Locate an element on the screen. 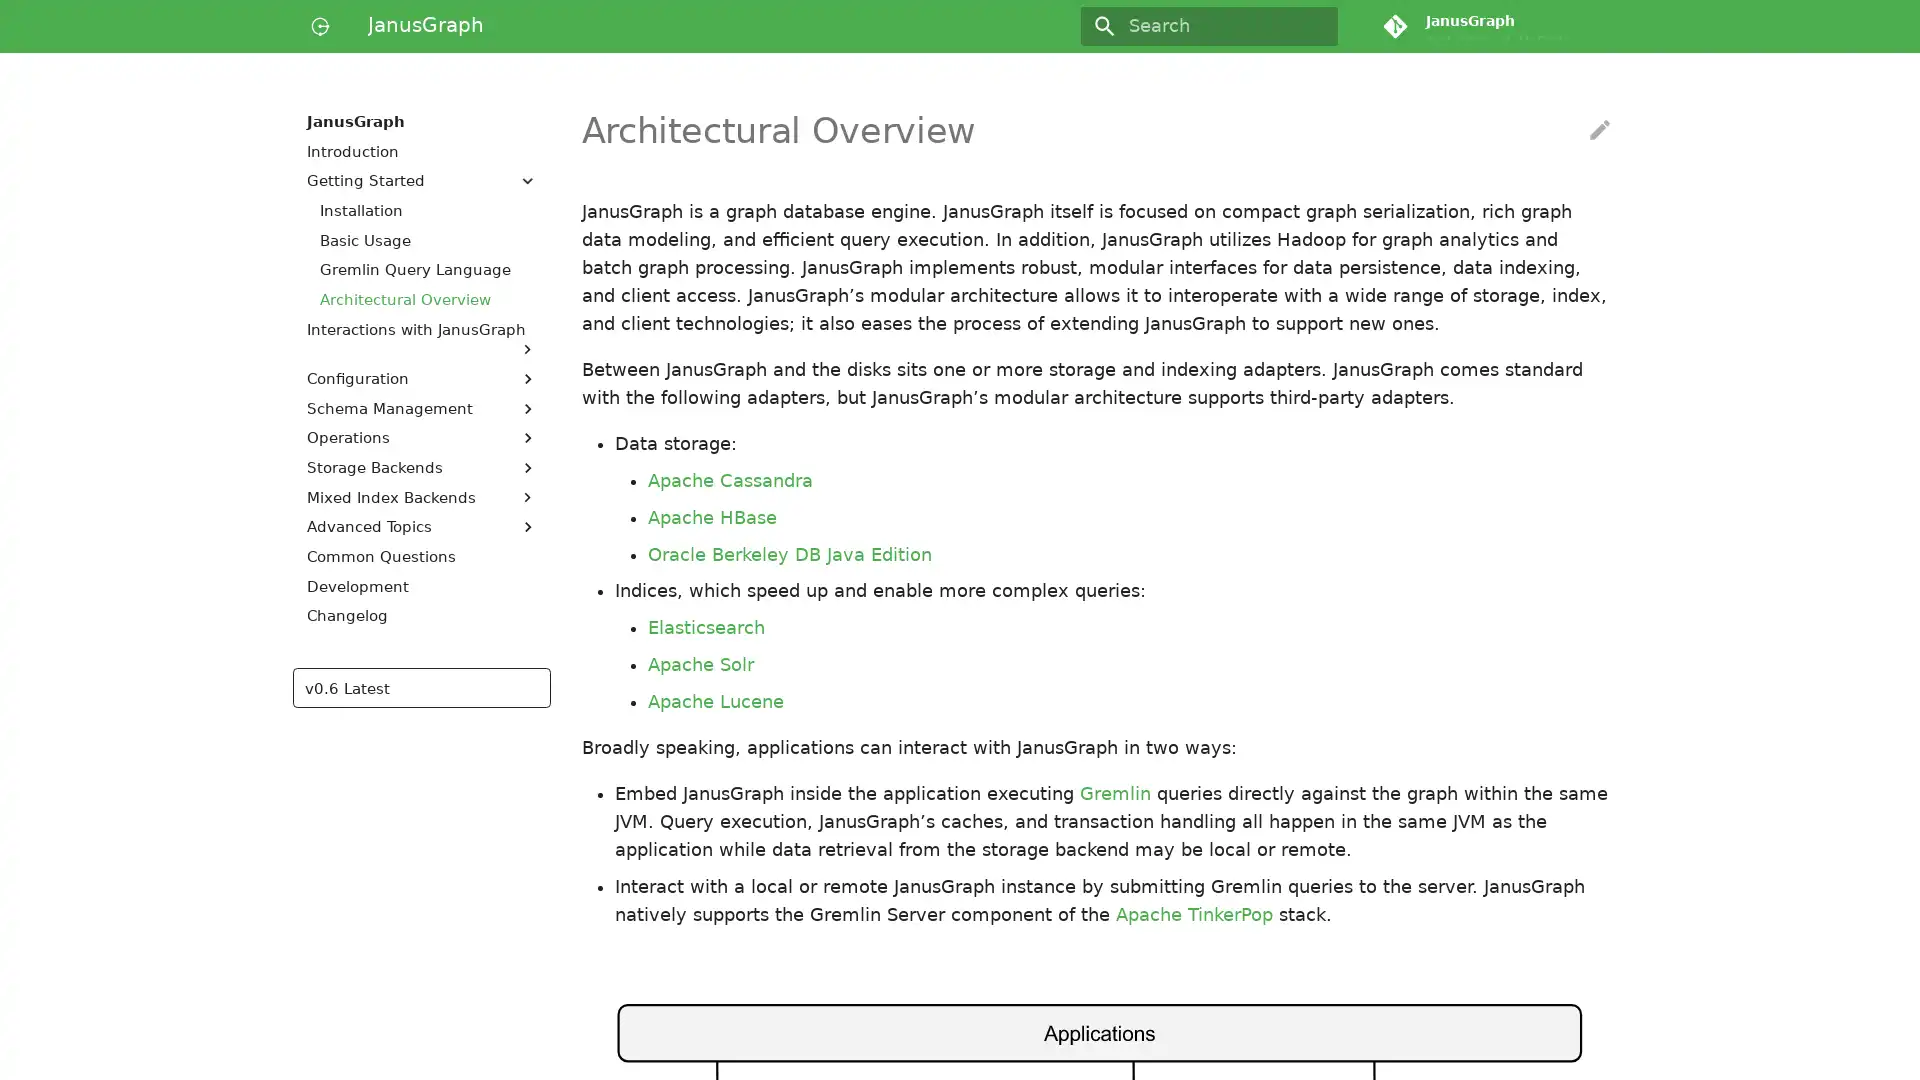 This screenshot has height=1080, width=1920. Clear is located at coordinates (1314, 26).